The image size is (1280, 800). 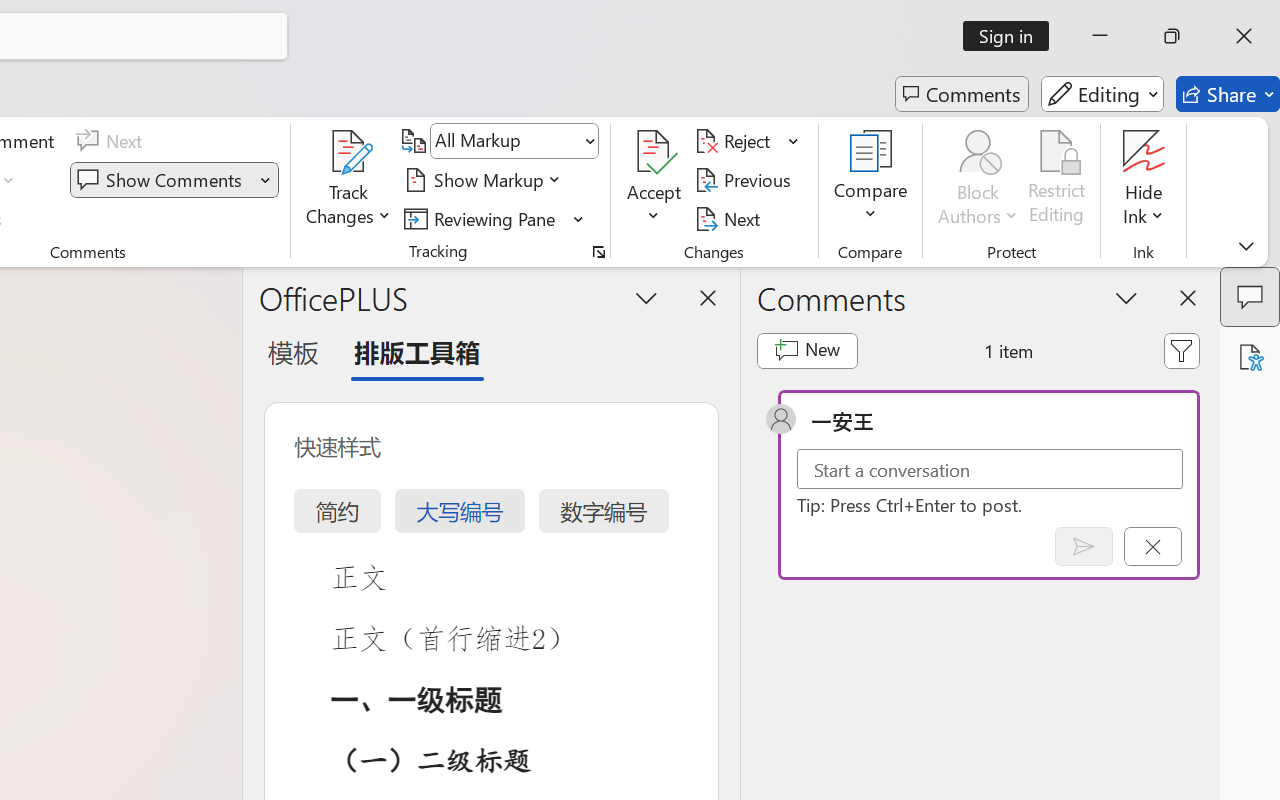 What do you see at coordinates (746, 141) in the screenshot?
I see `'Reject'` at bounding box center [746, 141].